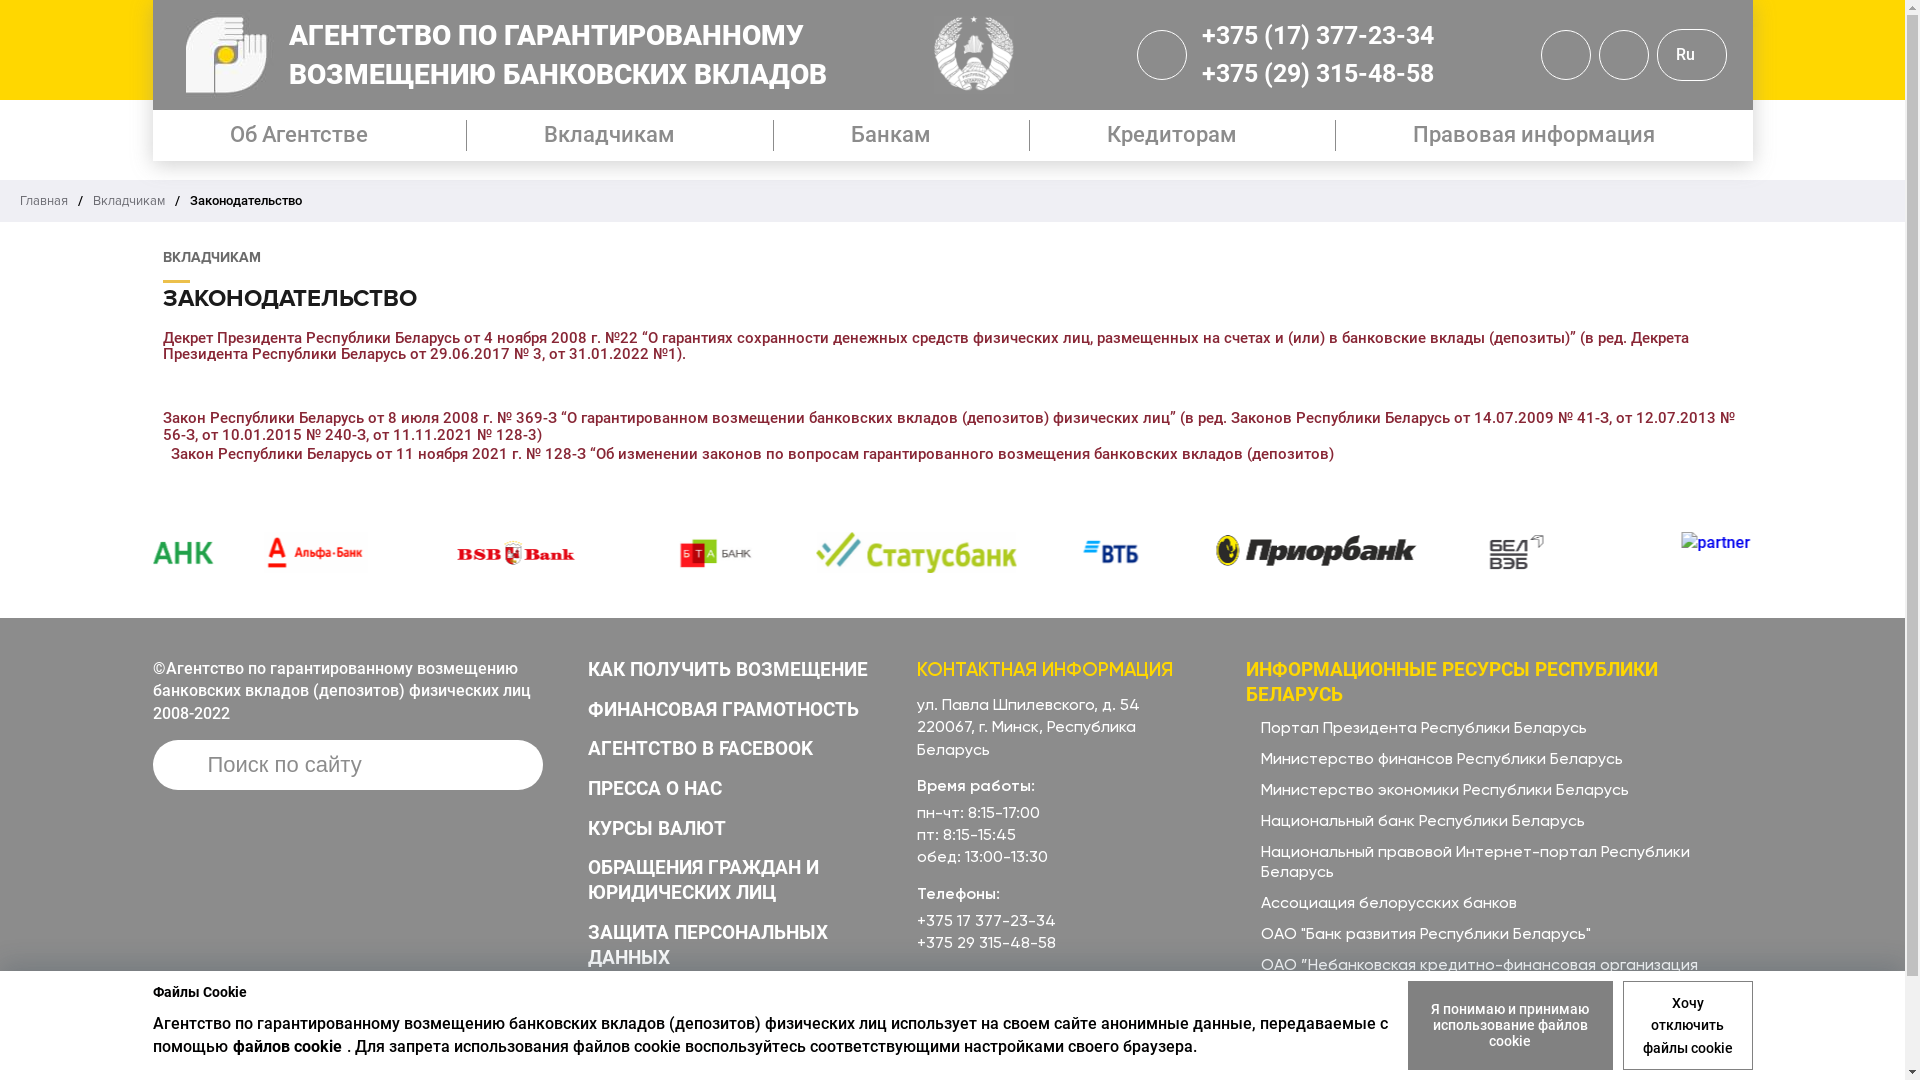 This screenshot has height=1080, width=1920. What do you see at coordinates (915, 1006) in the screenshot?
I see `'info@adc.by'` at bounding box center [915, 1006].